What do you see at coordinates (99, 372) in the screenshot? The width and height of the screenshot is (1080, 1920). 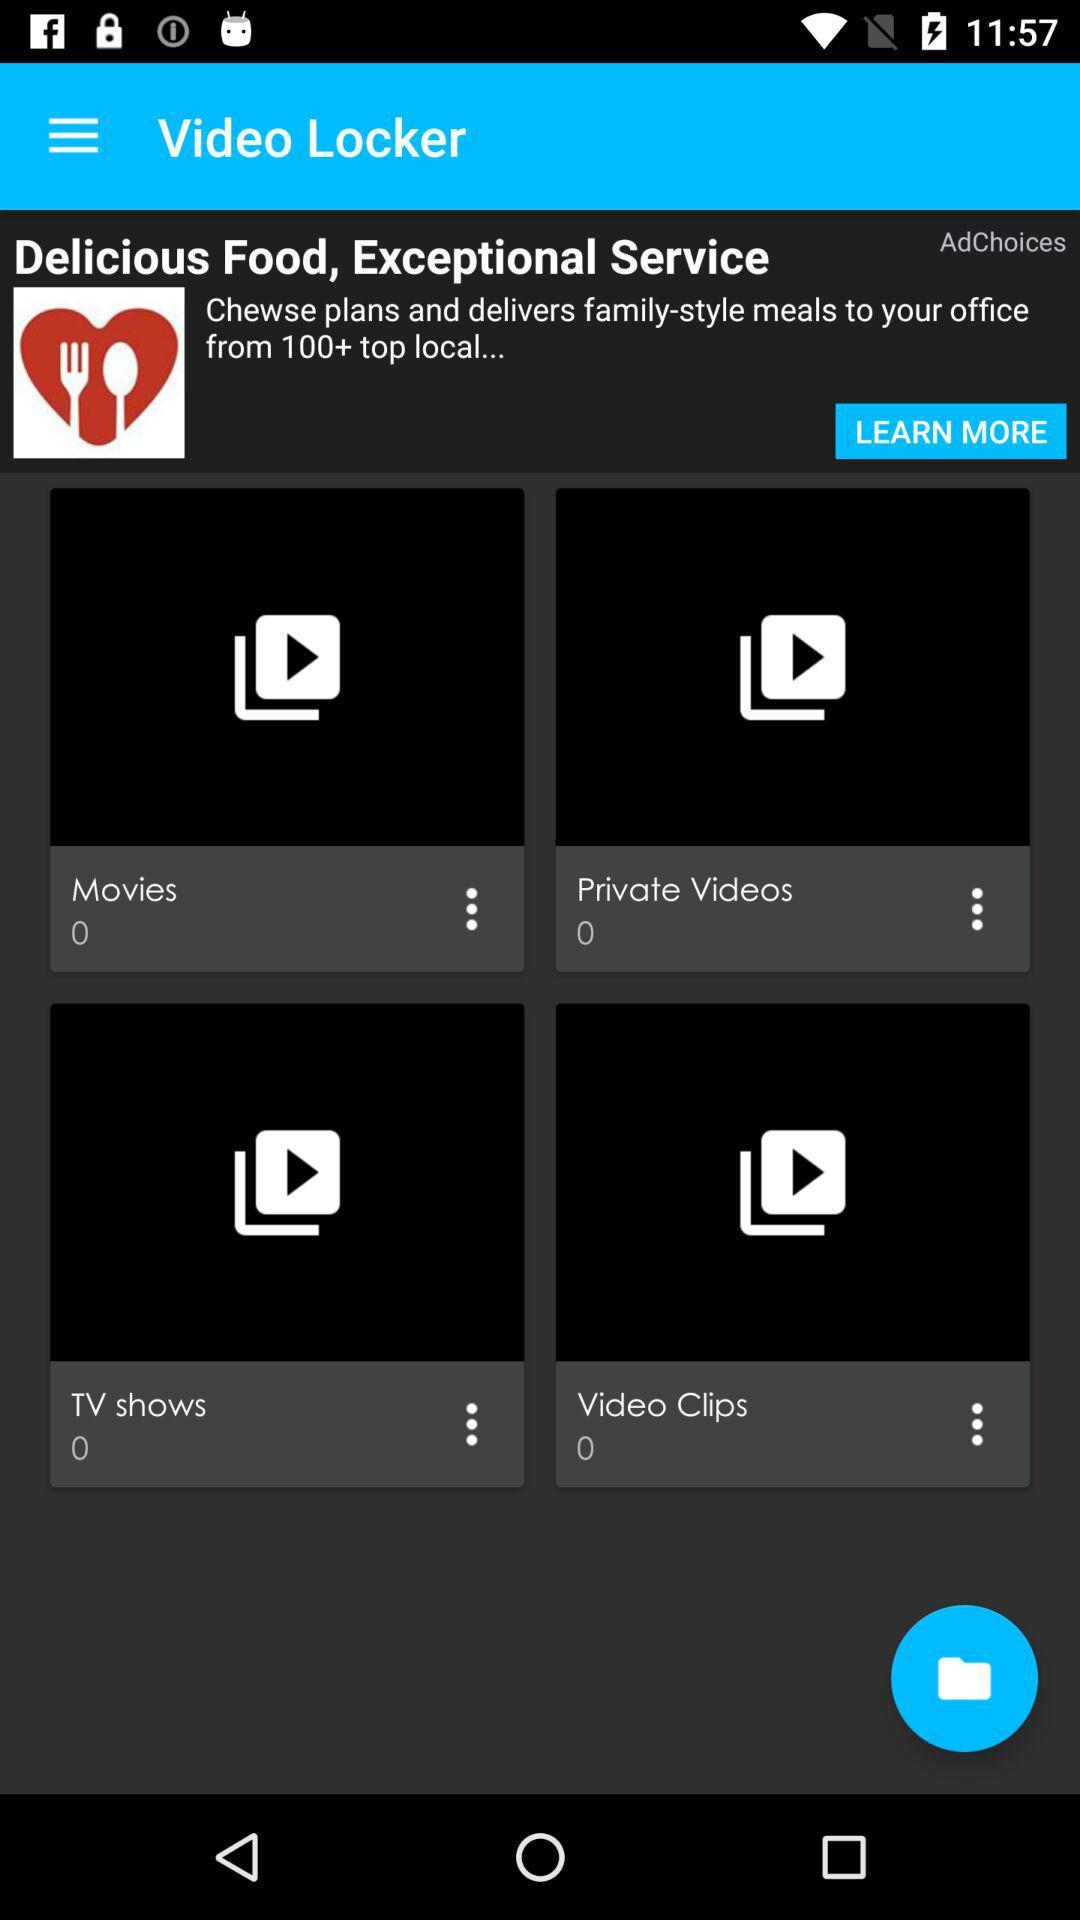 I see `item below the delicious food exceptional item` at bounding box center [99, 372].